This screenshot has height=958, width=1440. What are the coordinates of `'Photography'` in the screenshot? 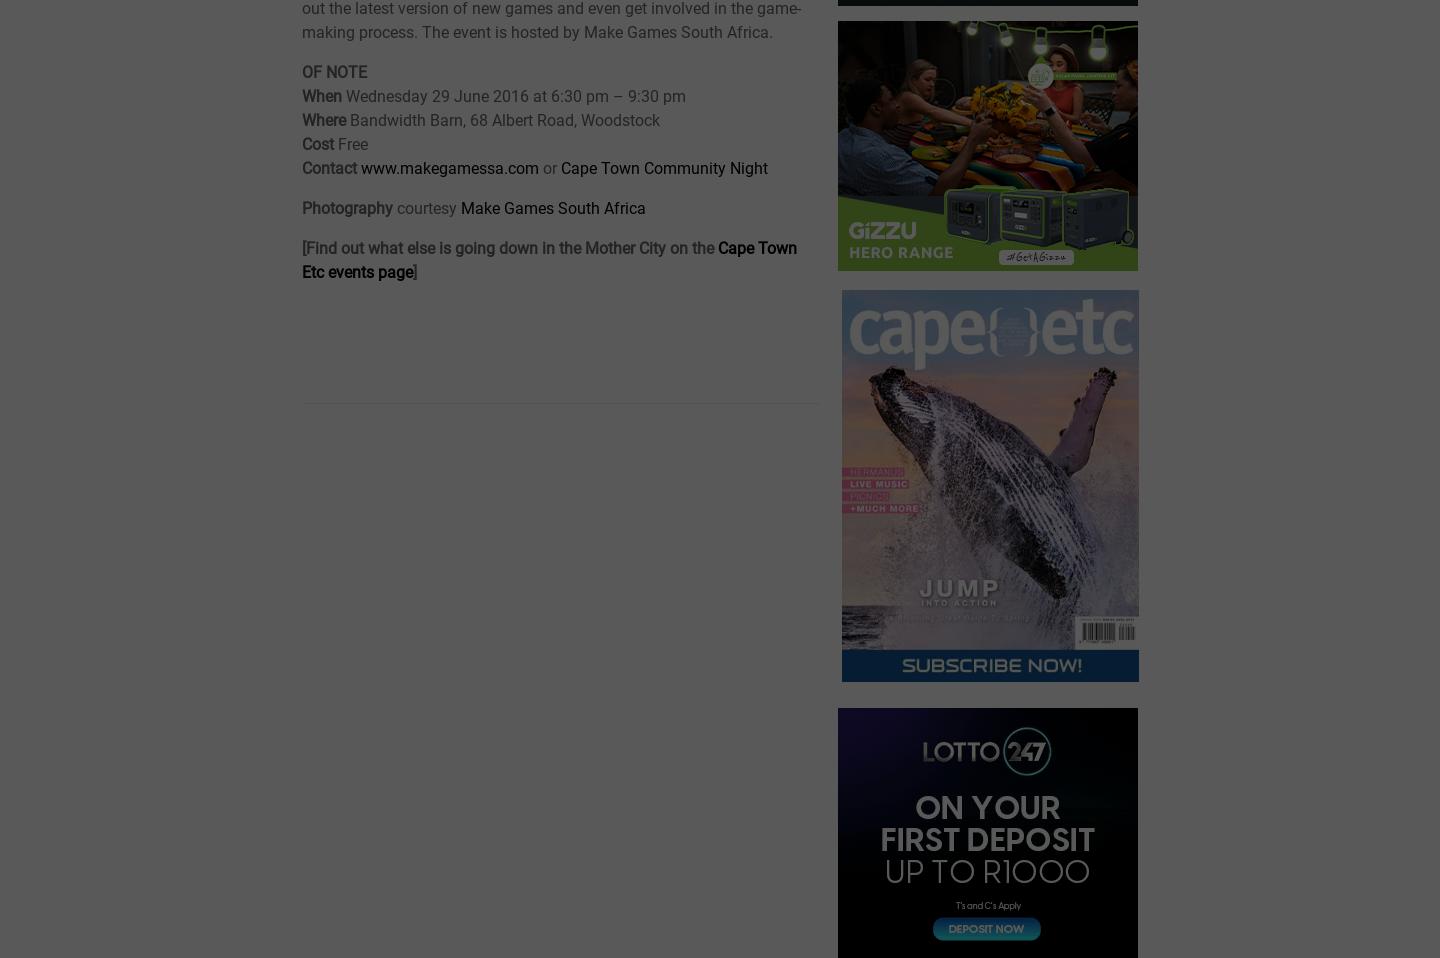 It's located at (349, 206).